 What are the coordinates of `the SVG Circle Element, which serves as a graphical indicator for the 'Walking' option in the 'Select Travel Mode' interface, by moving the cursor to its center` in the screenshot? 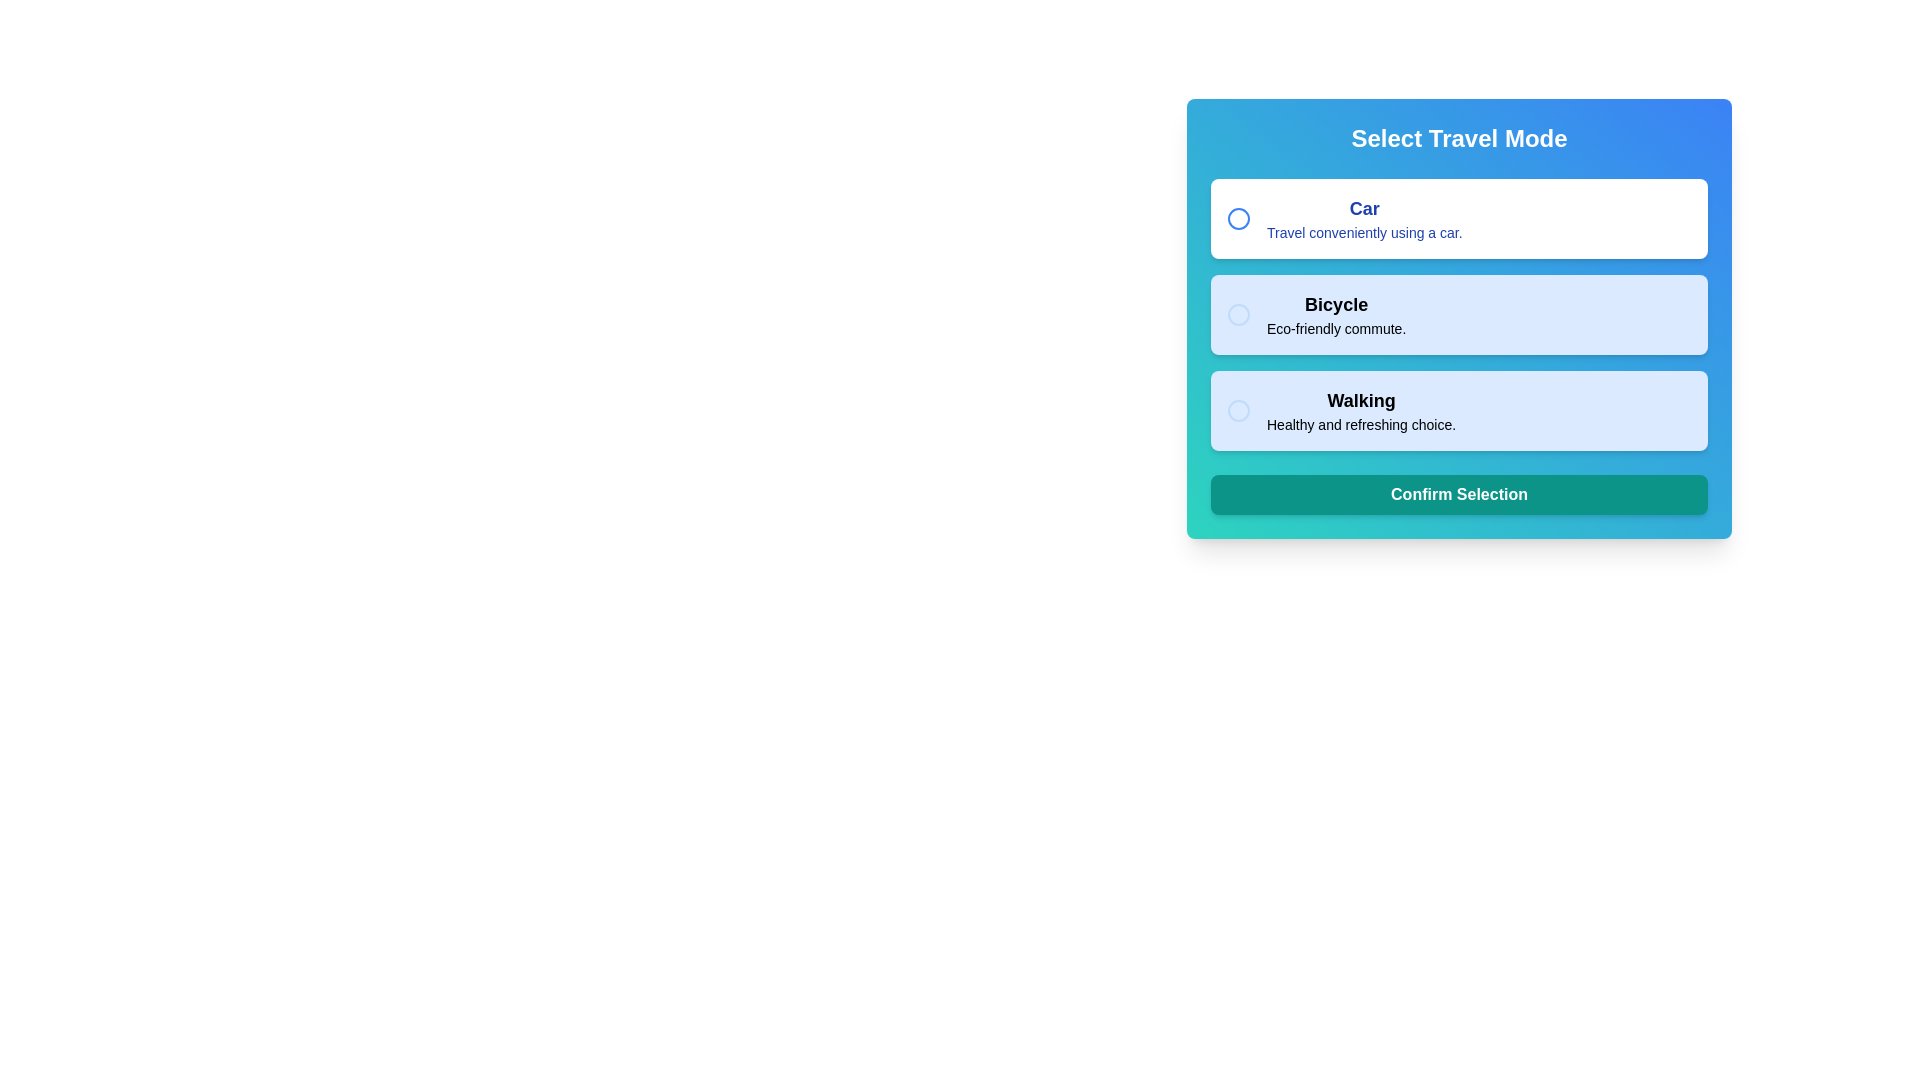 It's located at (1237, 410).